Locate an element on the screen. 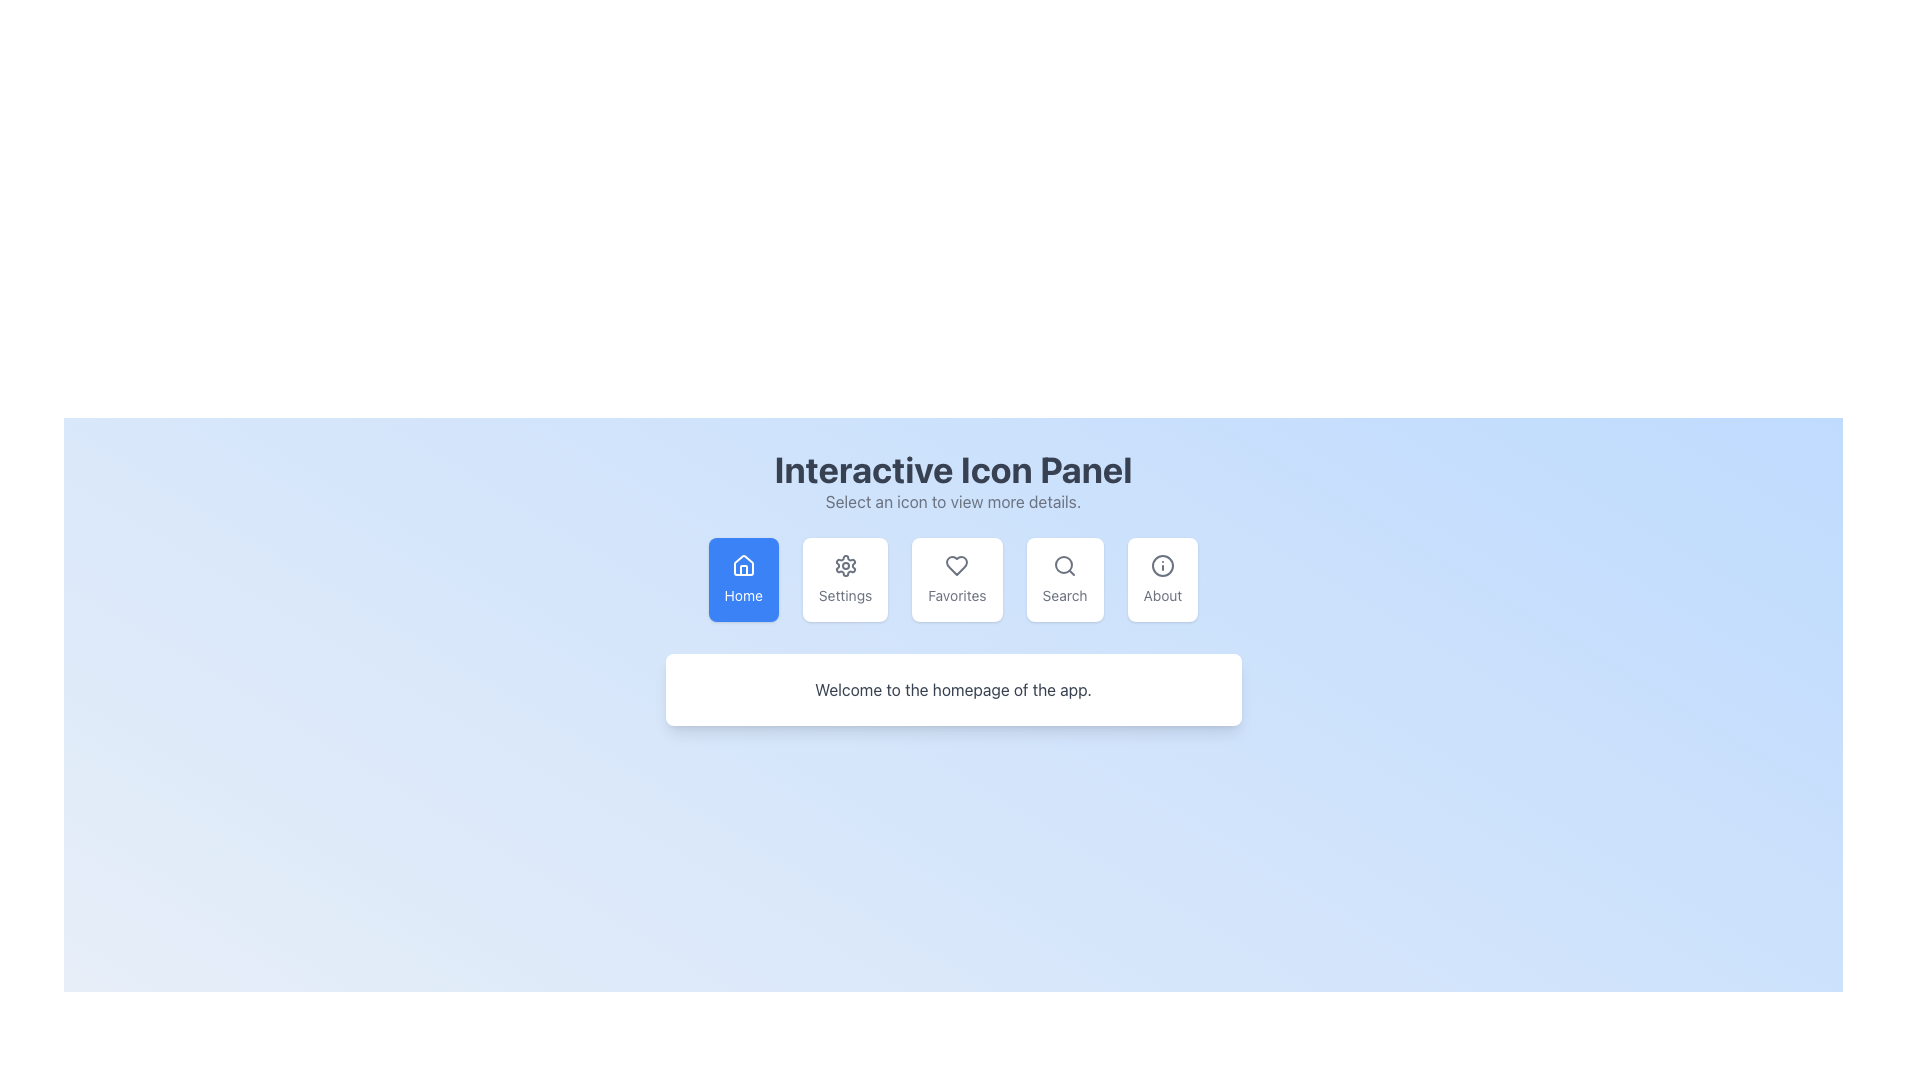  the navigation button that redirects to the homepage, which is the first in a sequence of five buttons including 'Settings', 'Favorites', 'Search', and 'About', to observe a scaling effect is located at coordinates (742, 579).